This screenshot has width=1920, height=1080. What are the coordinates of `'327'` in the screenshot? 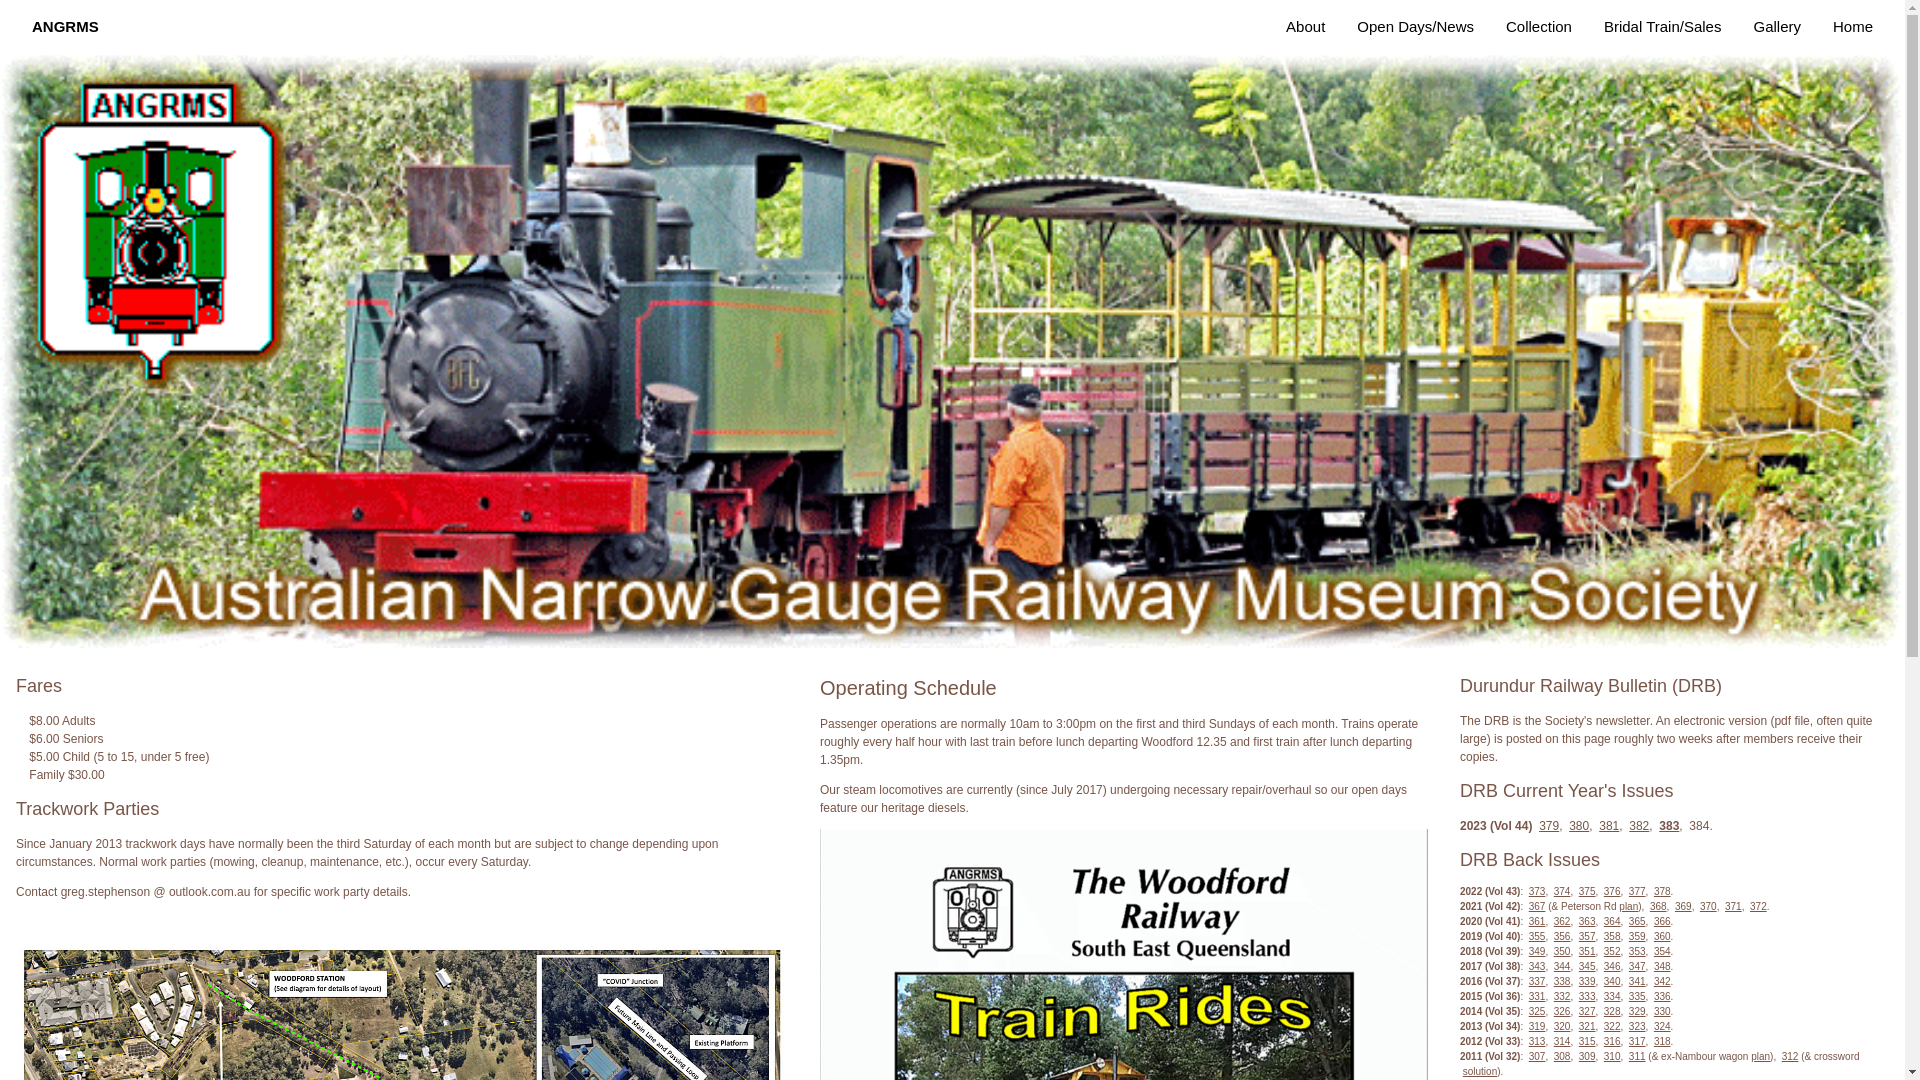 It's located at (1586, 1011).